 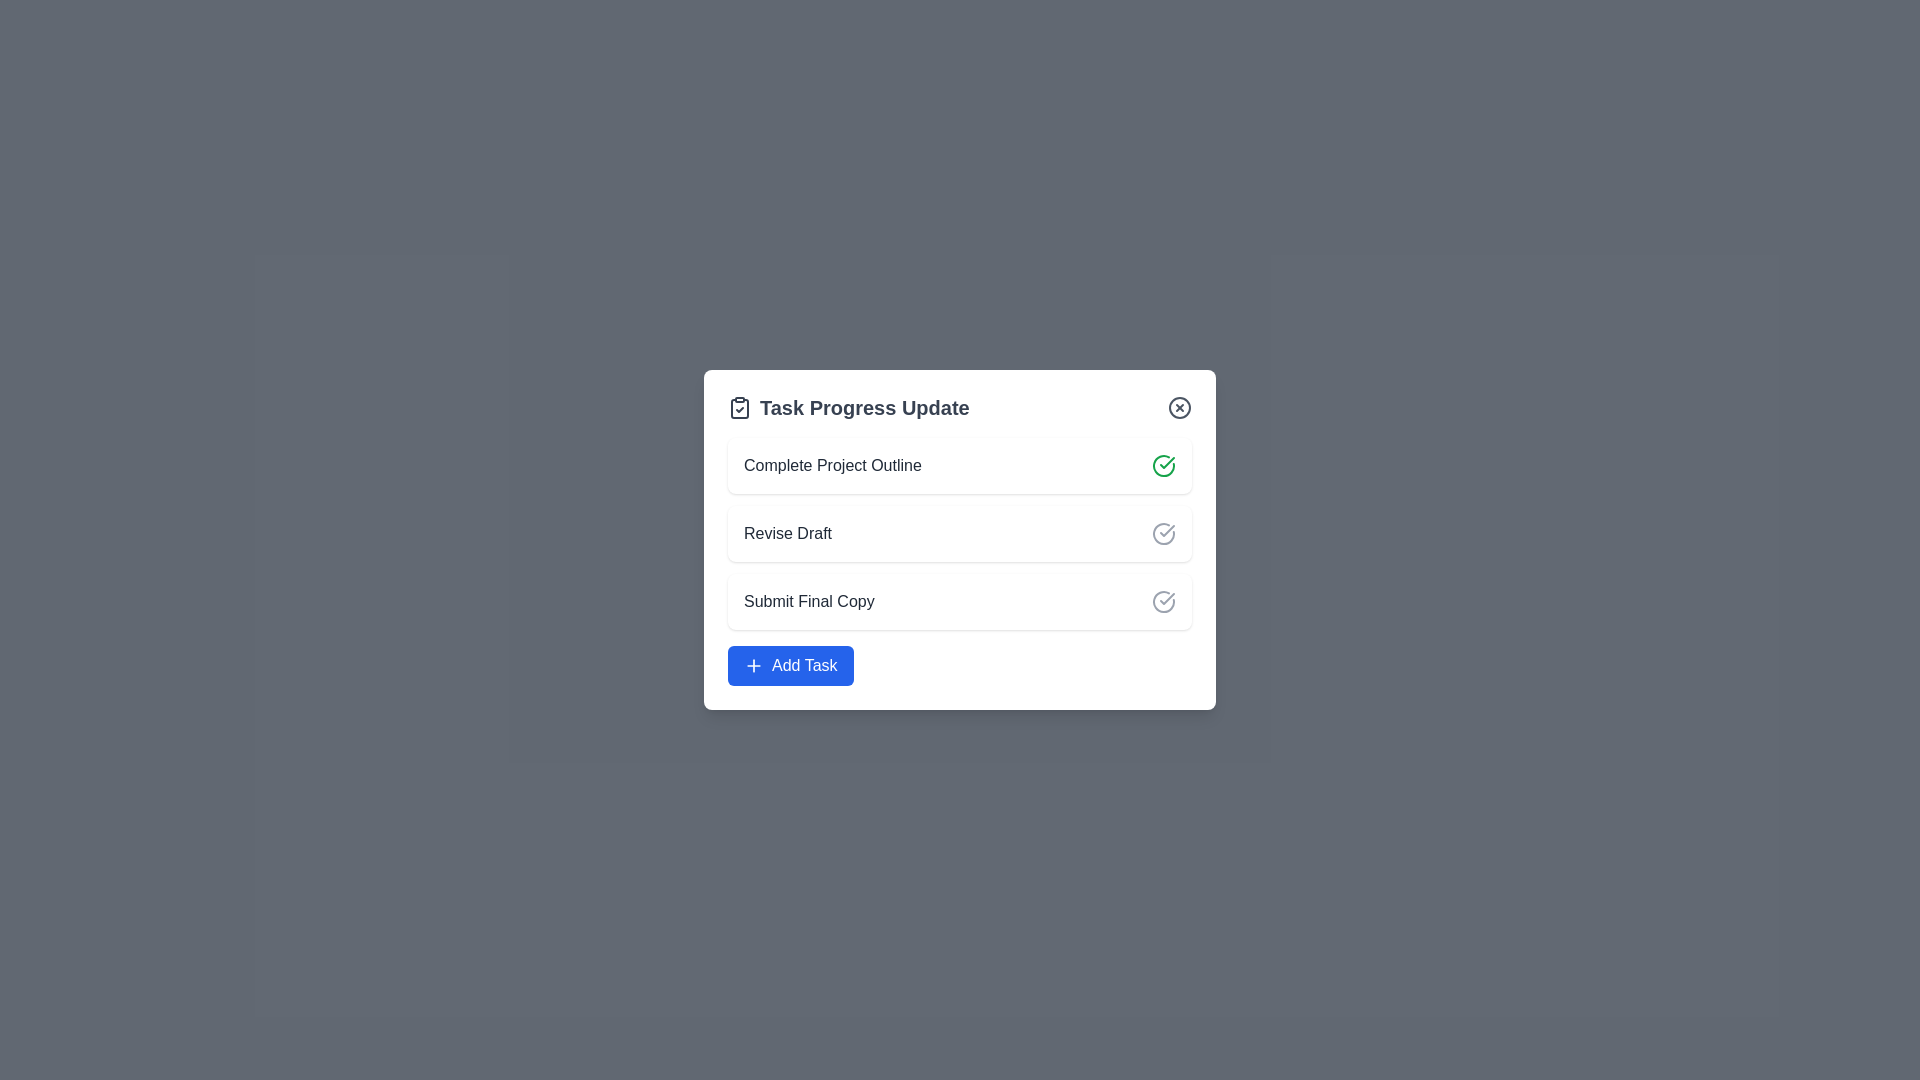 What do you see at coordinates (1163, 600) in the screenshot?
I see `the circular check icon with a gray outline located next to the 'Submit Final Copy' text in the third task item` at bounding box center [1163, 600].